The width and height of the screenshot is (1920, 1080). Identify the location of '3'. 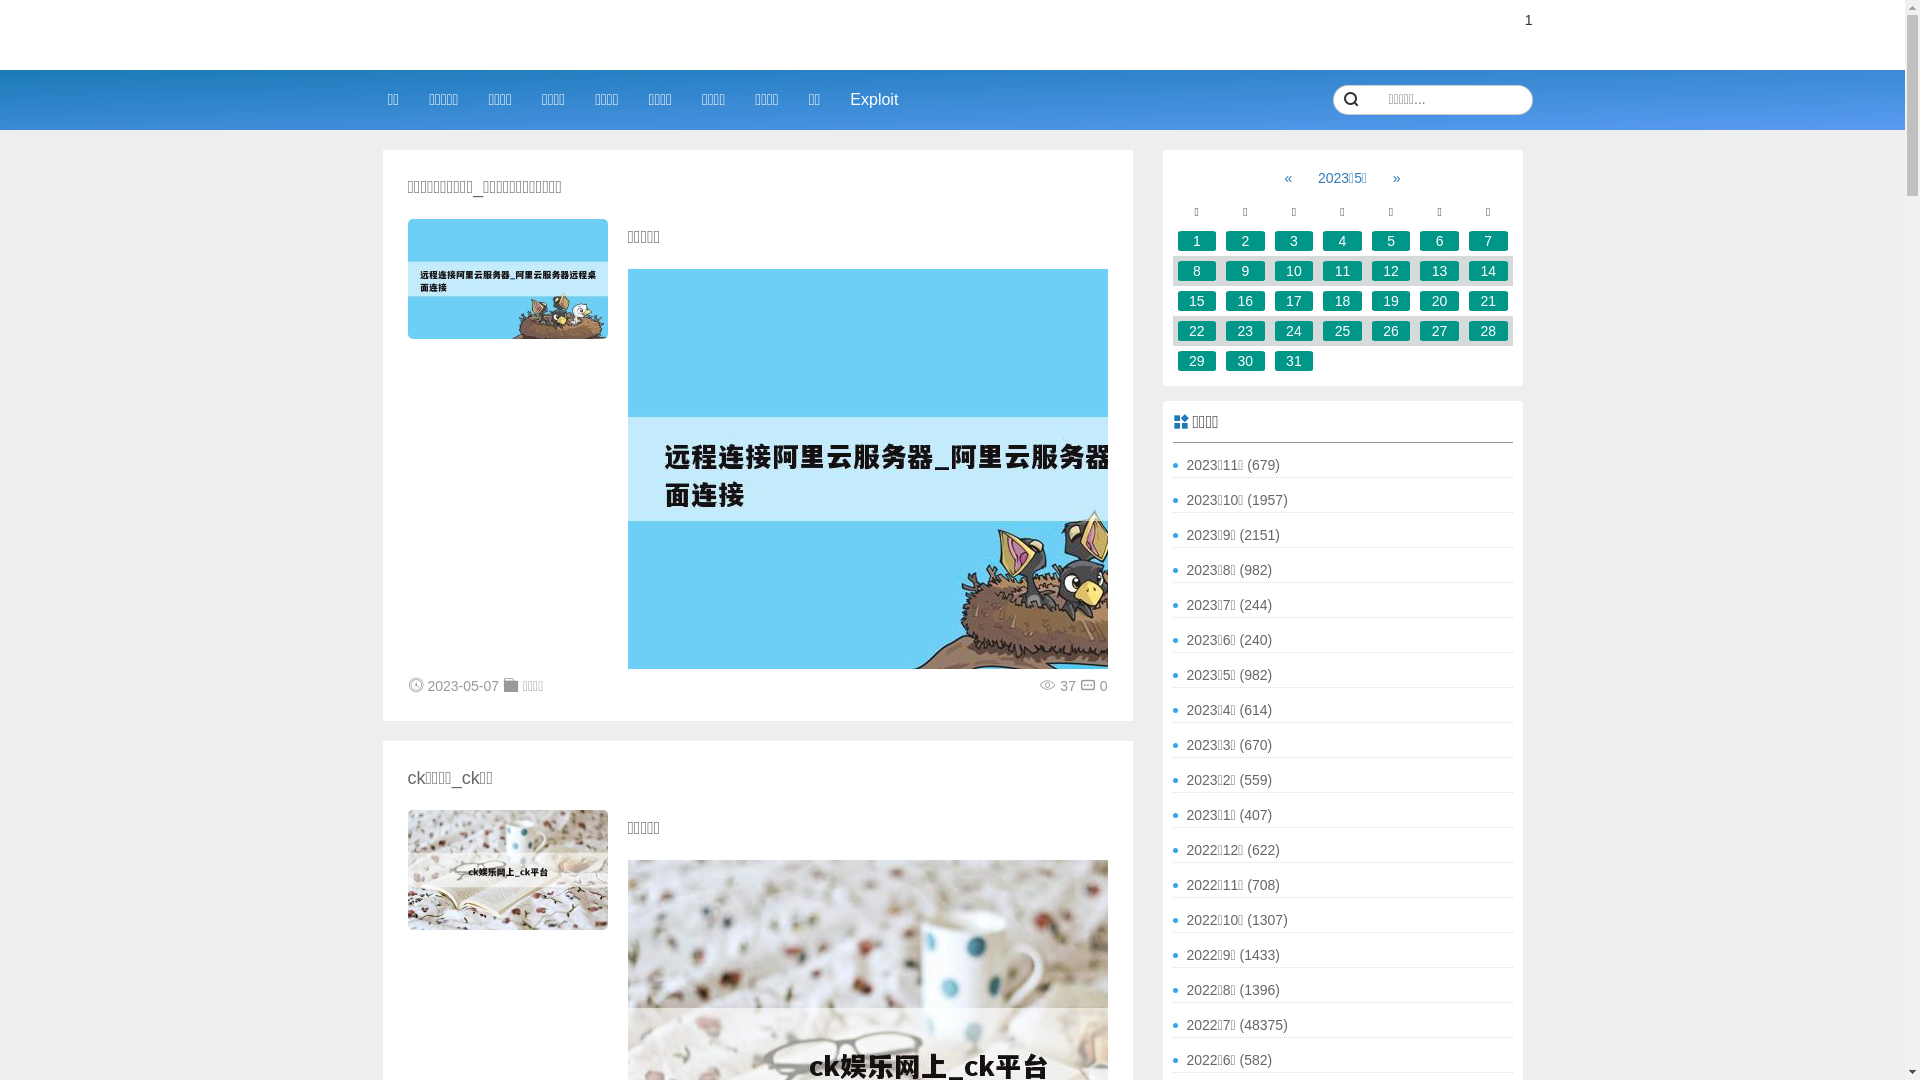
(1294, 239).